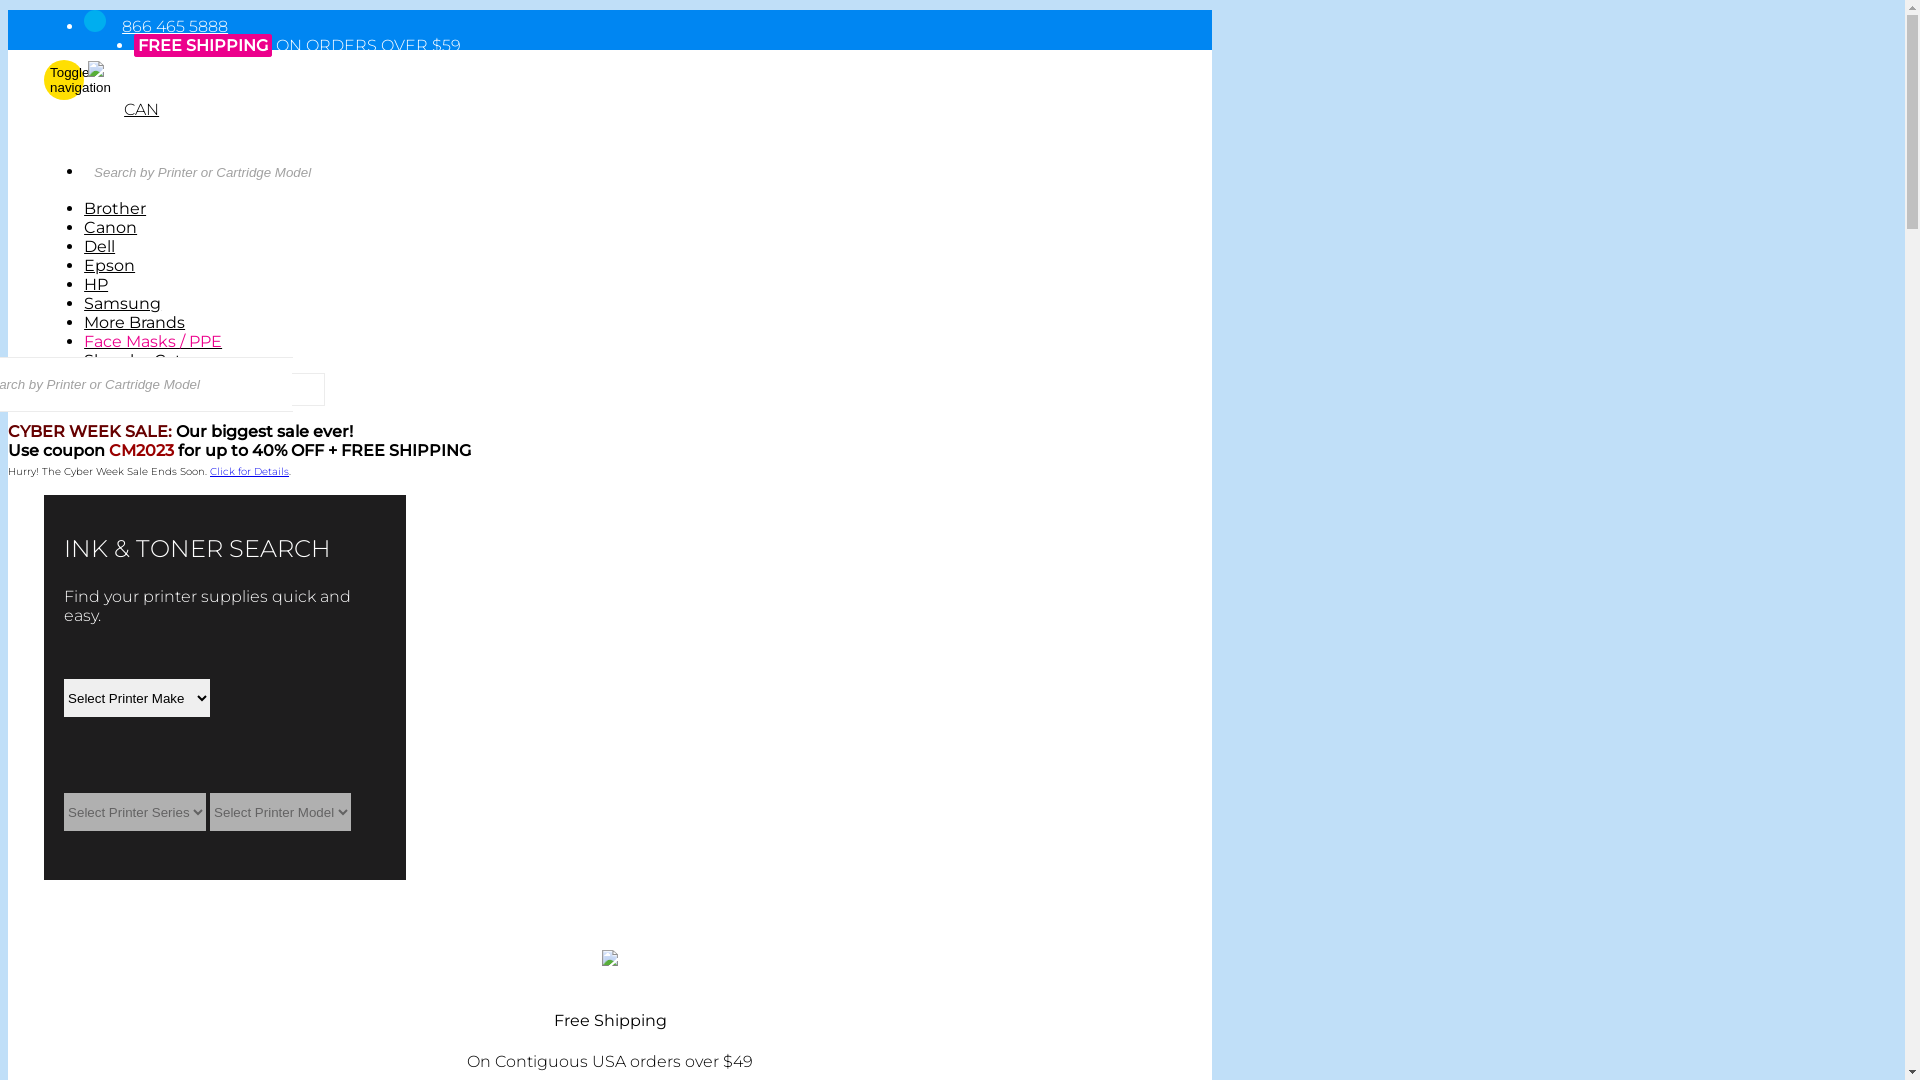  Describe the element at coordinates (133, 321) in the screenshot. I see `'More Brands'` at that location.